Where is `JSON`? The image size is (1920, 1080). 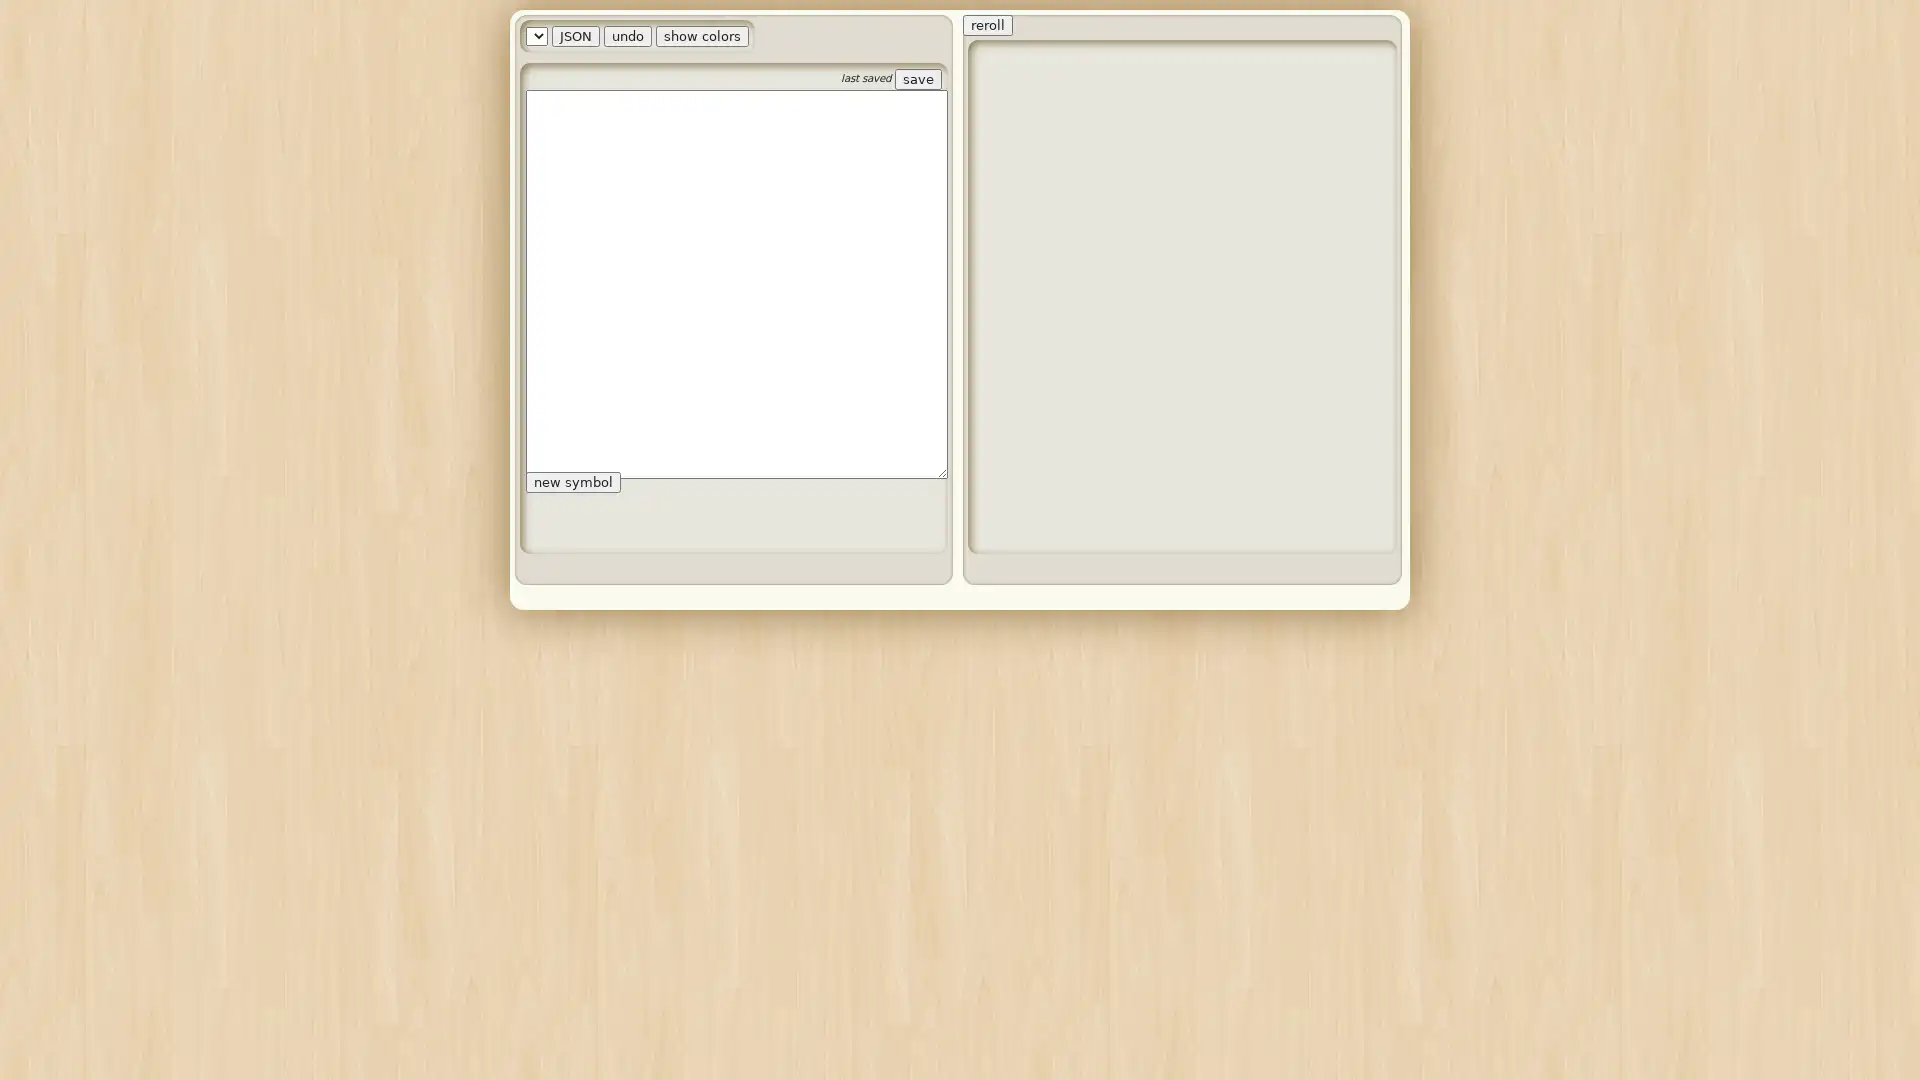 JSON is located at coordinates (667, 36).